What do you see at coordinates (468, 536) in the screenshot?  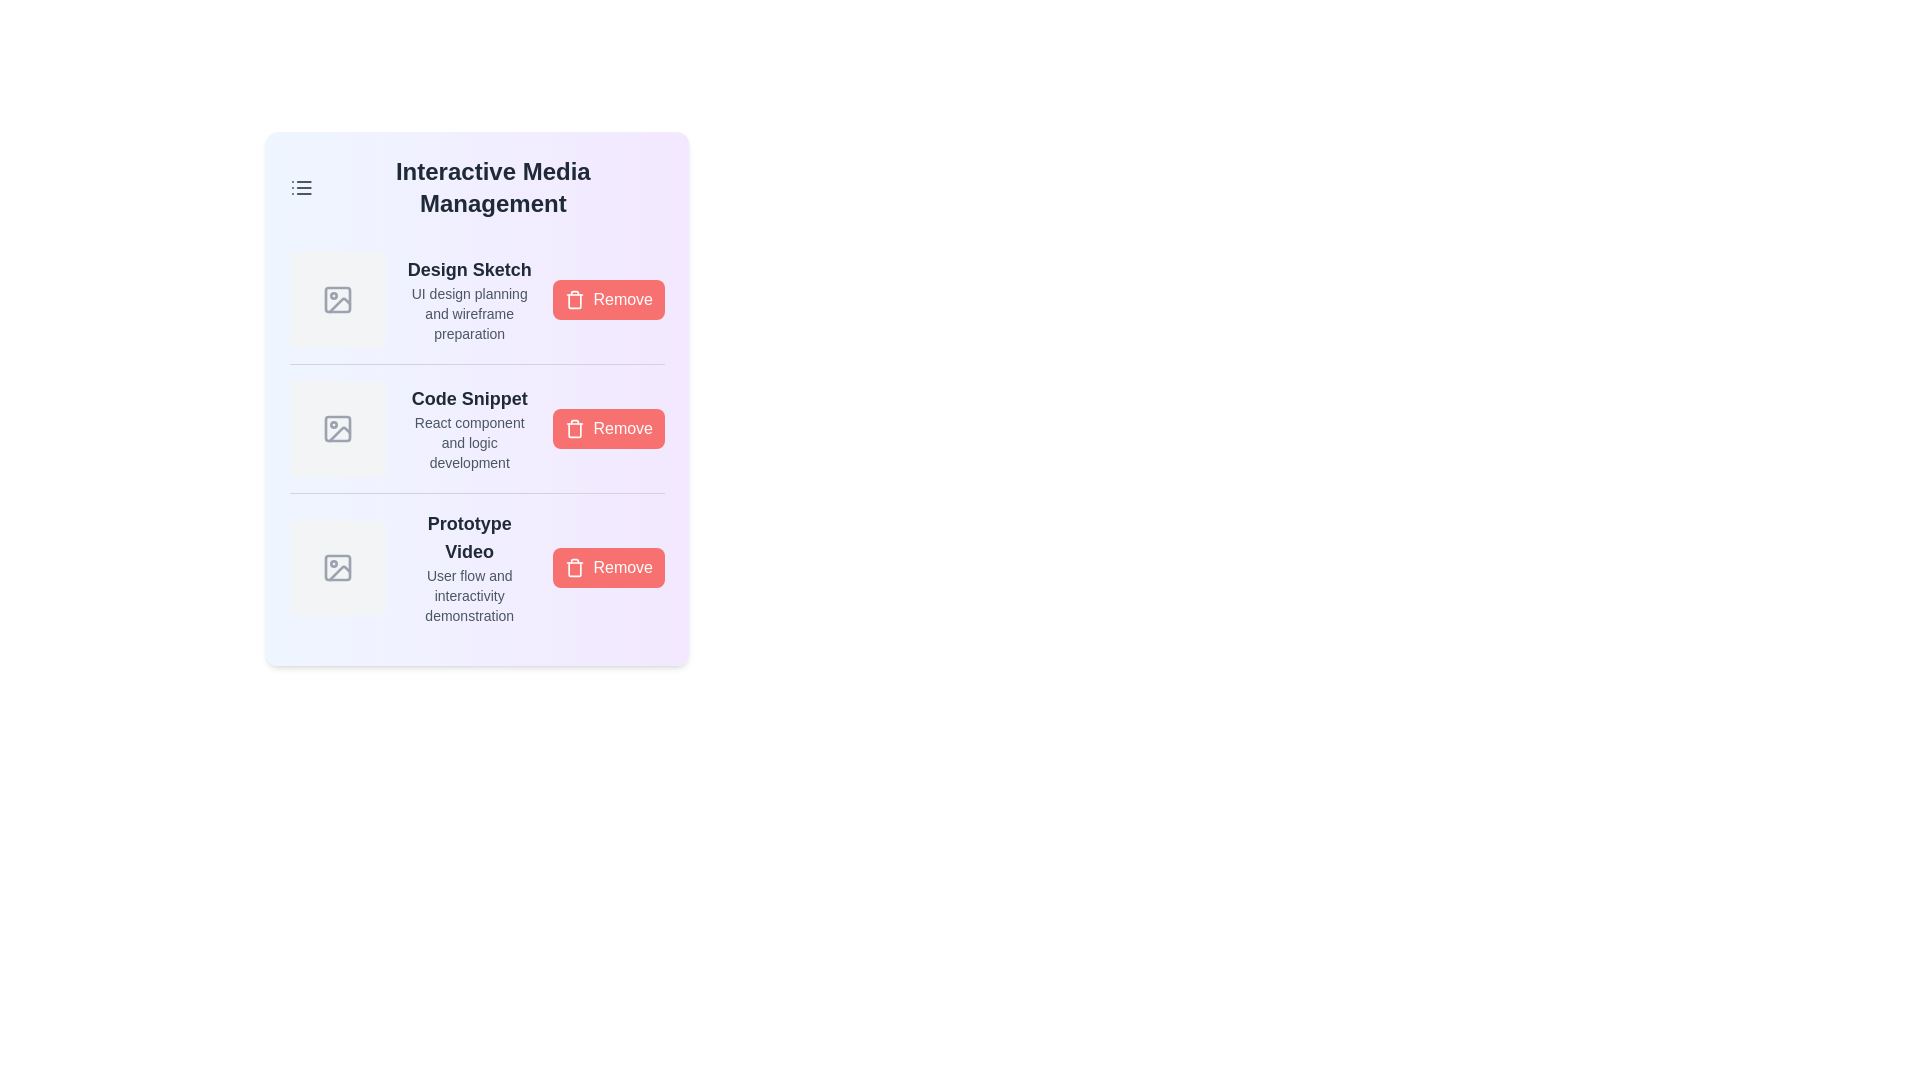 I see `the media name Prototype Video to highlight it for copying` at bounding box center [468, 536].